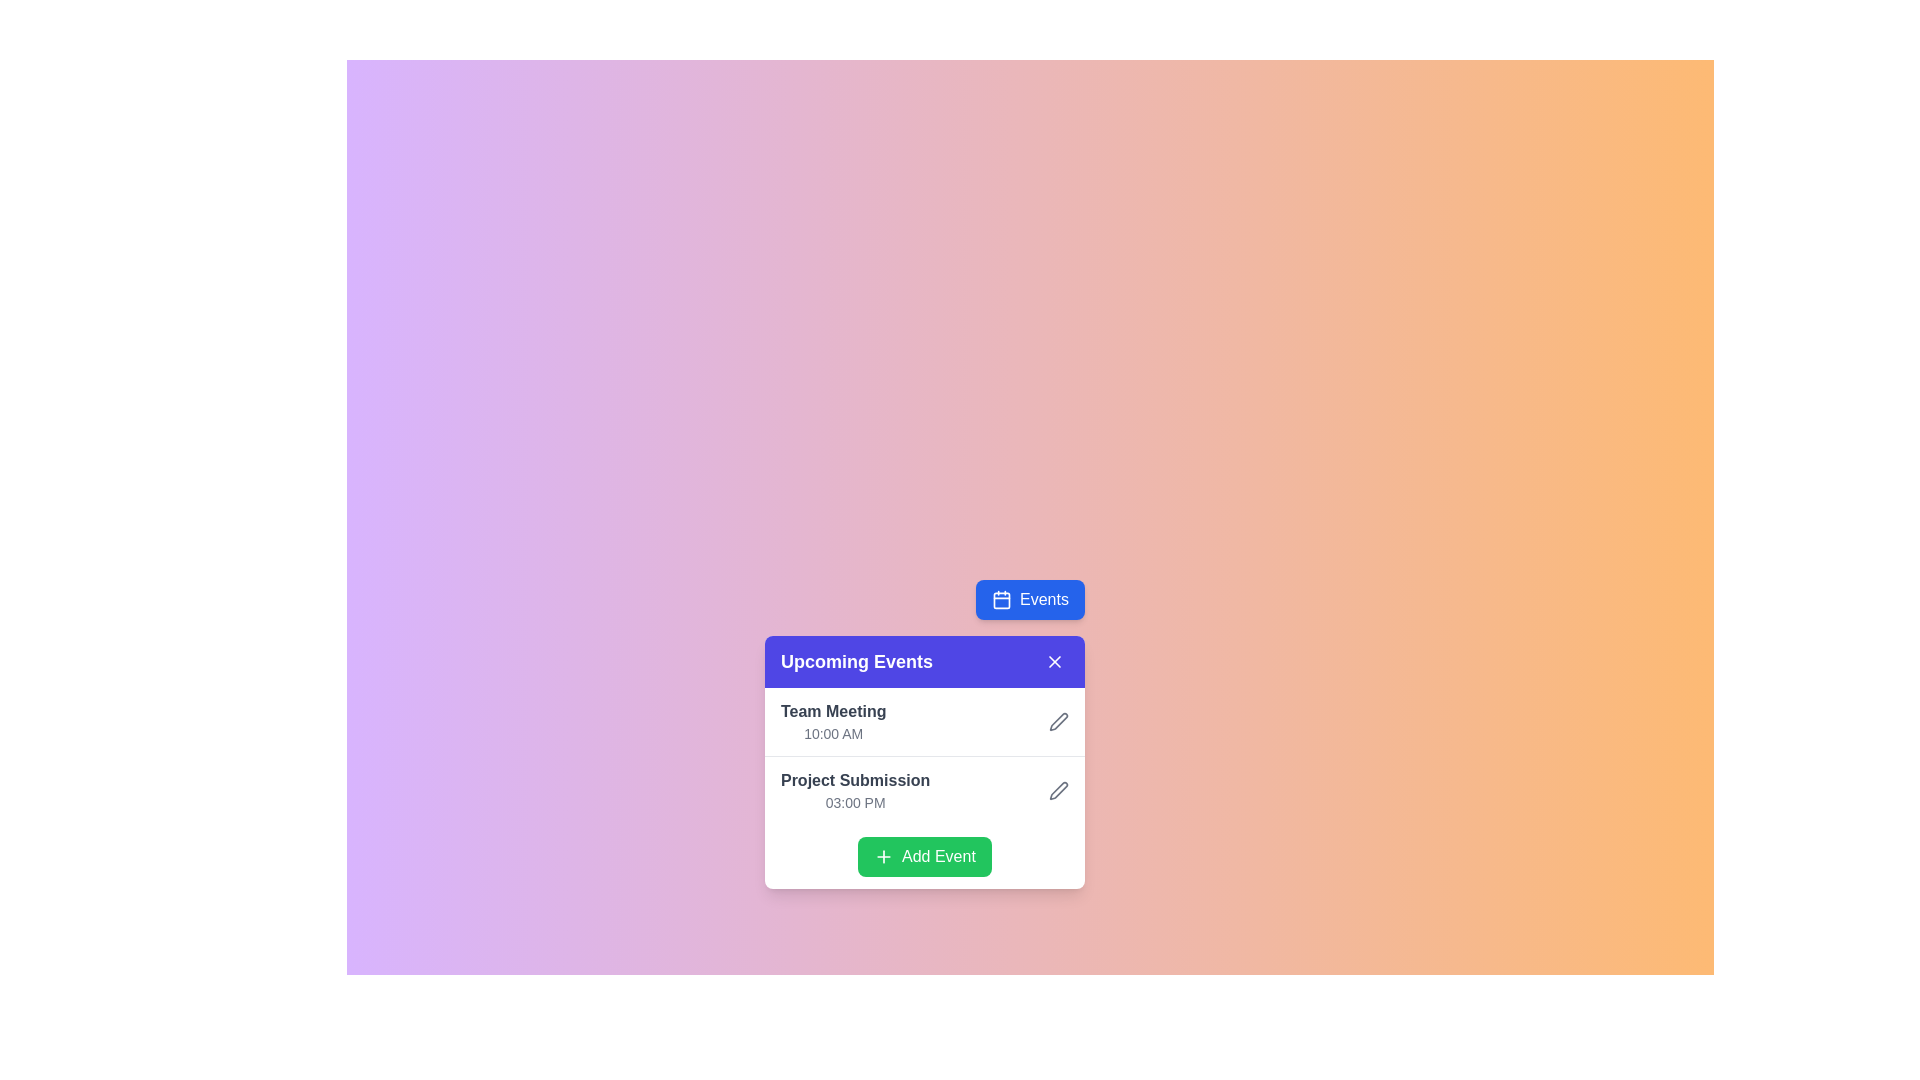 This screenshot has height=1080, width=1920. What do you see at coordinates (923, 762) in the screenshot?
I see `the event card in the bottom half of the page` at bounding box center [923, 762].